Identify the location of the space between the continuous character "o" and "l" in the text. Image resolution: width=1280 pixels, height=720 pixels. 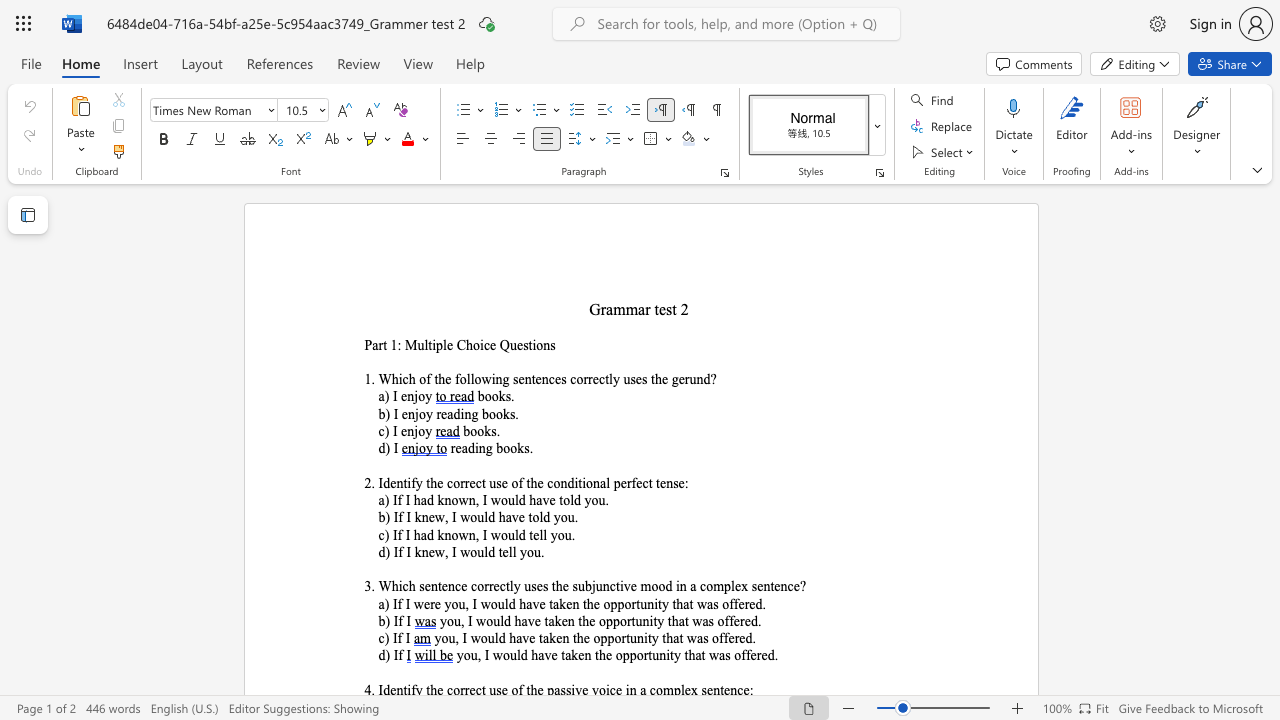
(568, 499).